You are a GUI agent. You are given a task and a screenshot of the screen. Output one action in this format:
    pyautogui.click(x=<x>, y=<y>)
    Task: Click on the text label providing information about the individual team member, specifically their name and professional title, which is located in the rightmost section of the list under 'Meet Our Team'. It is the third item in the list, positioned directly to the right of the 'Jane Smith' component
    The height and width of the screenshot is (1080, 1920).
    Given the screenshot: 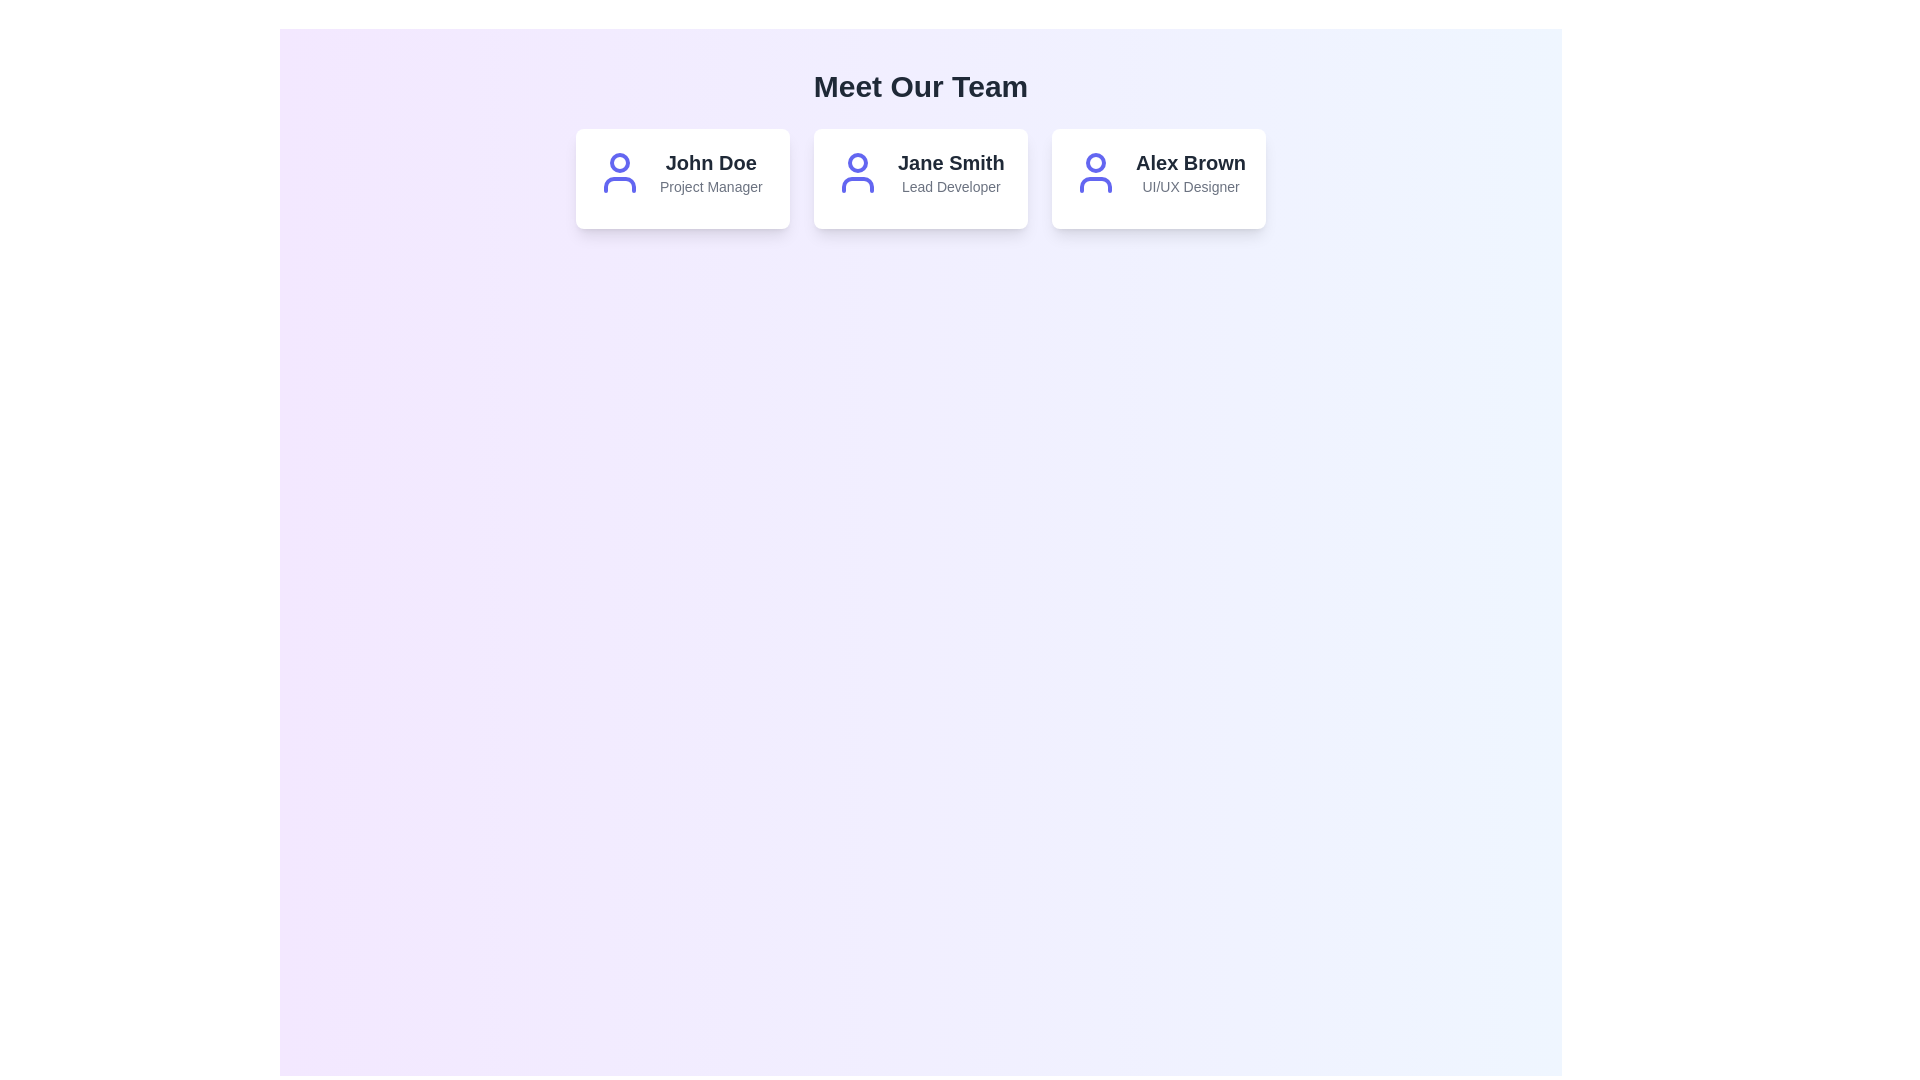 What is the action you would take?
    pyautogui.click(x=1190, y=172)
    